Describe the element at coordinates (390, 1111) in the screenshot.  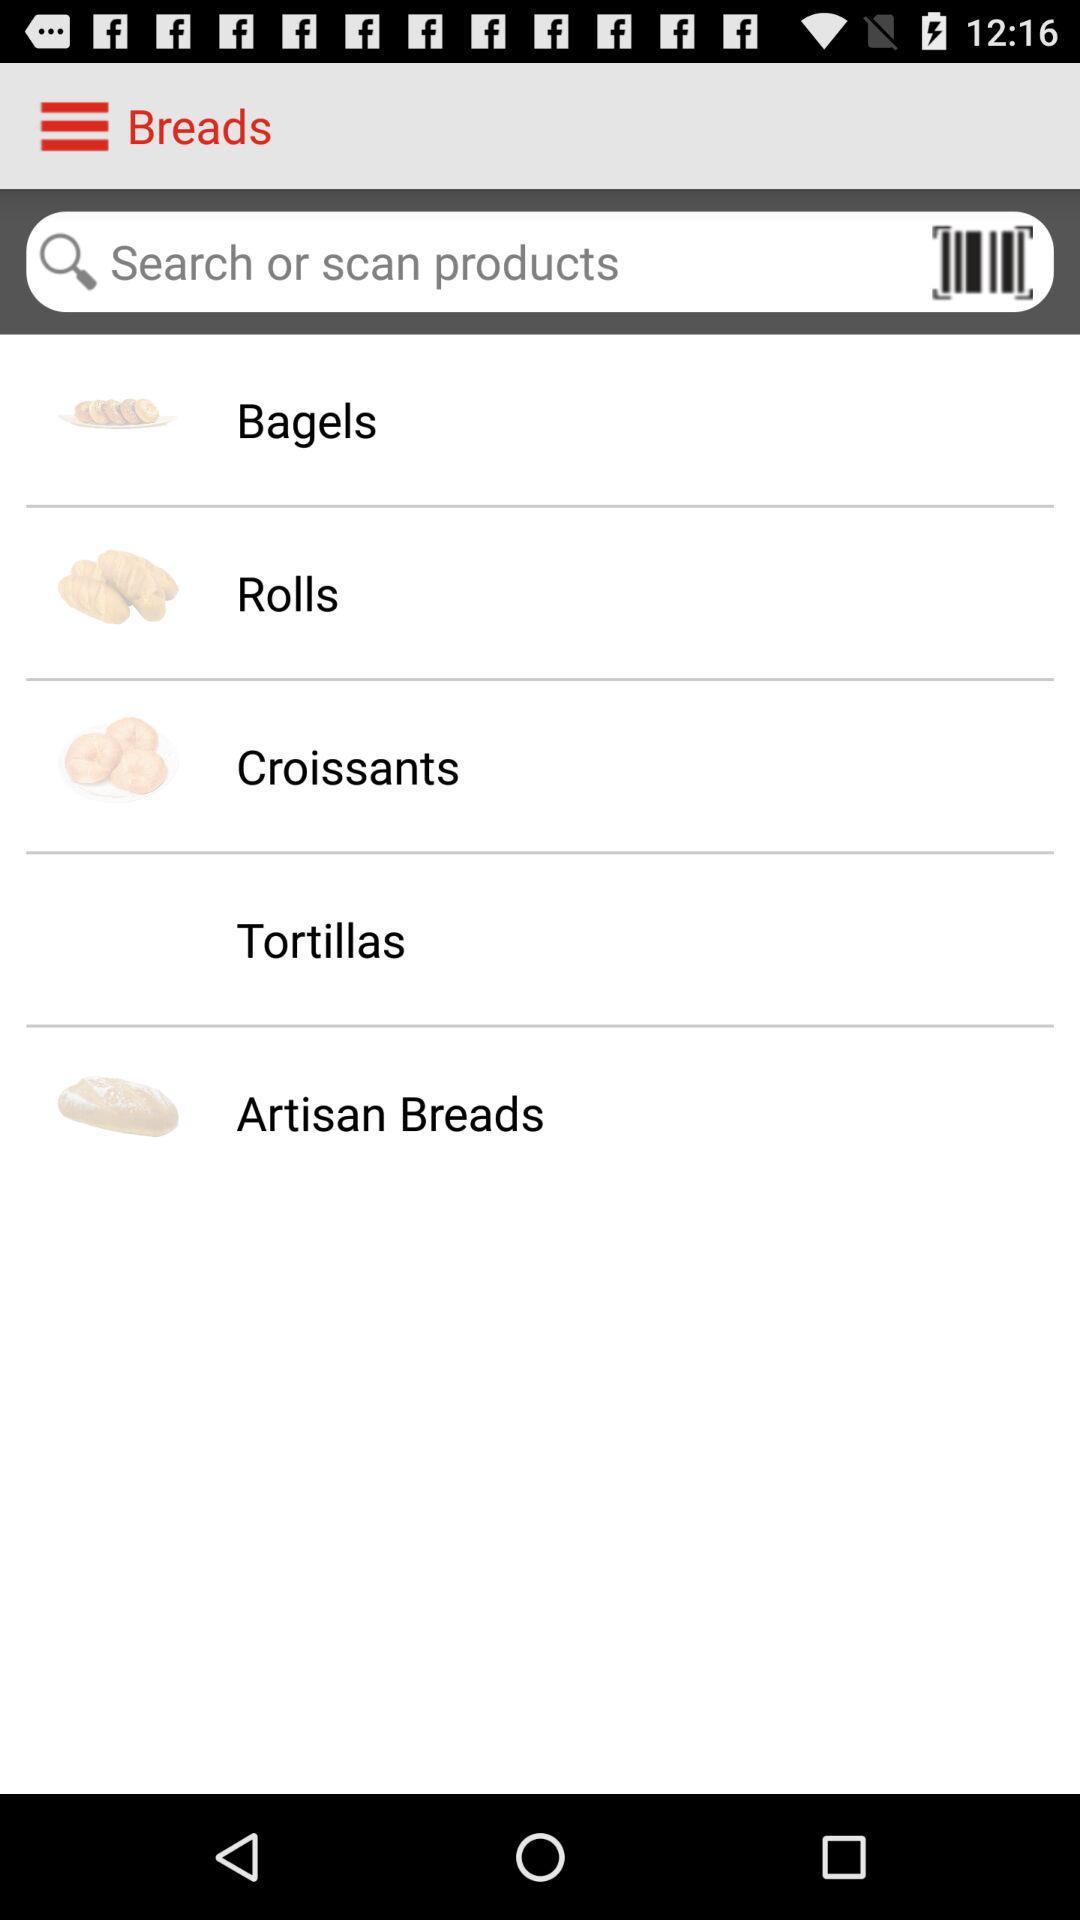
I see `artisan breads icon` at that location.